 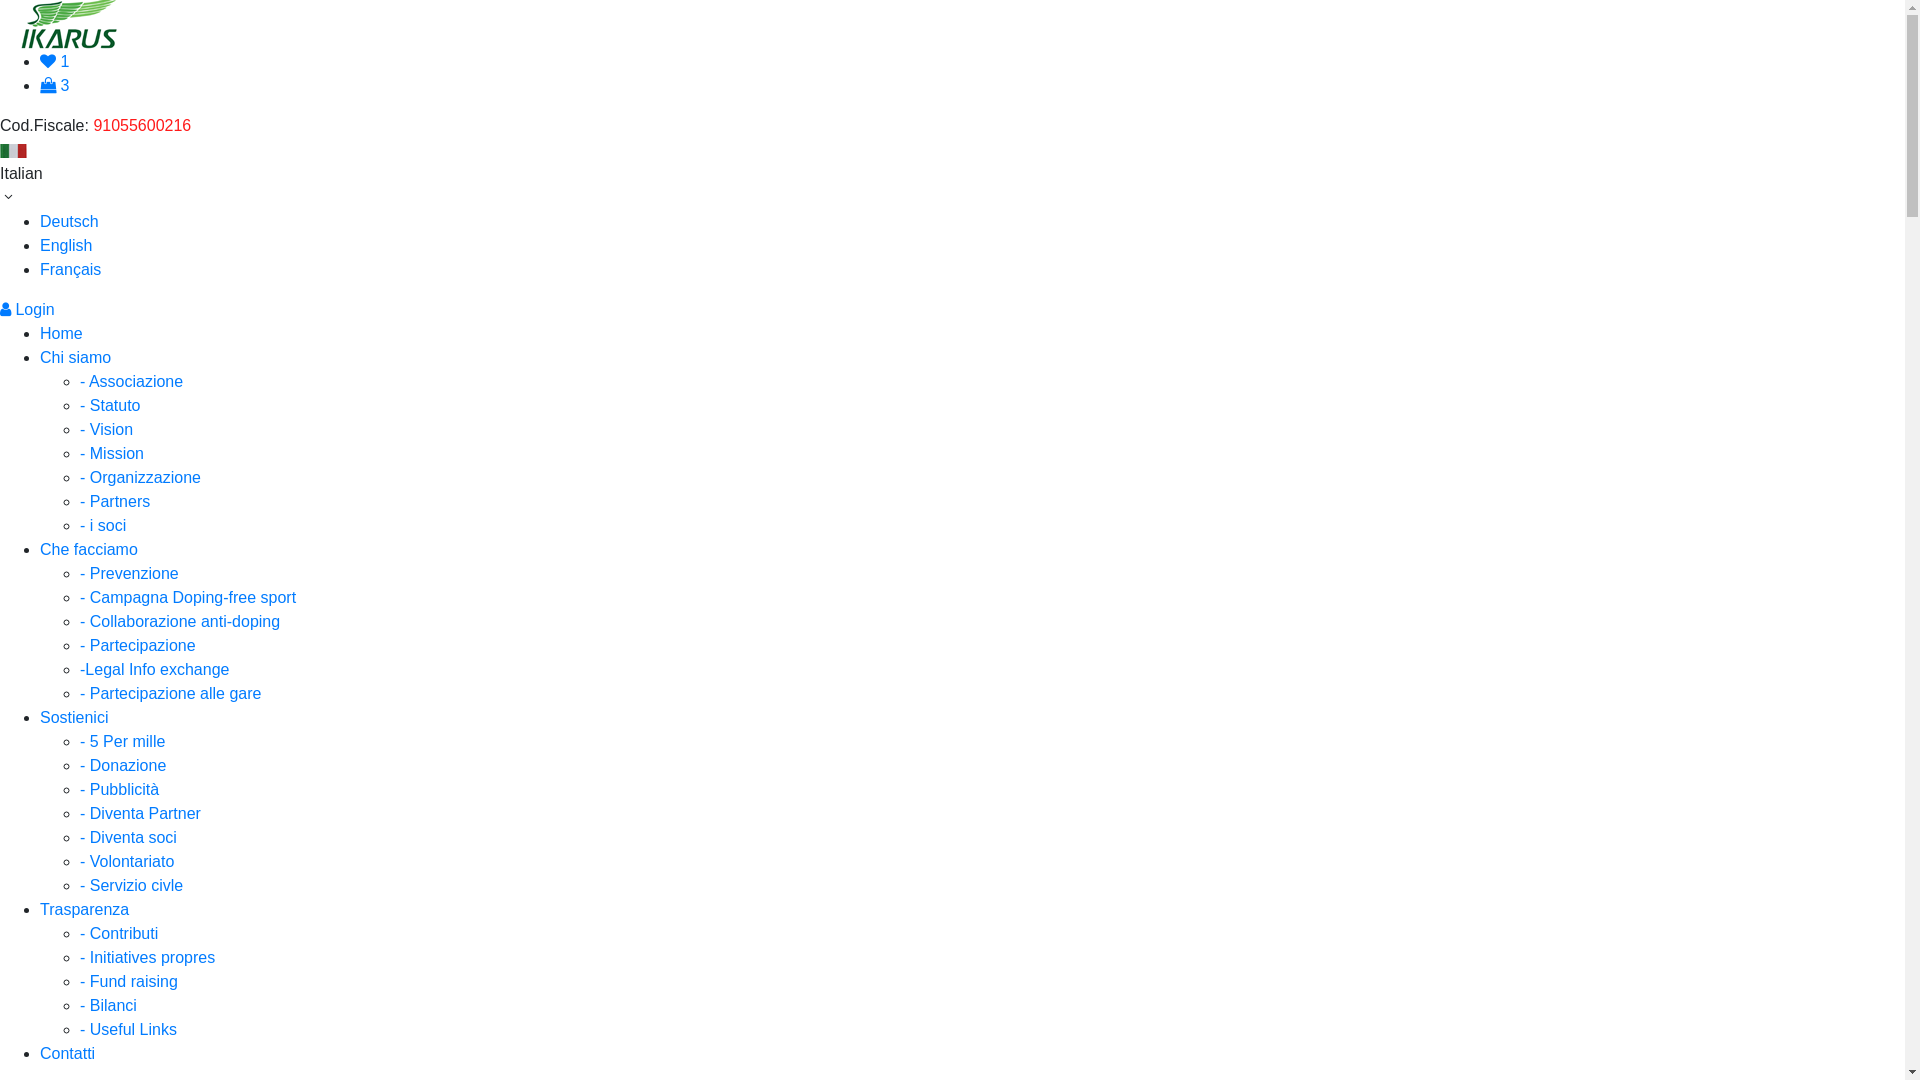 What do you see at coordinates (39, 716) in the screenshot?
I see `'Sostienici'` at bounding box center [39, 716].